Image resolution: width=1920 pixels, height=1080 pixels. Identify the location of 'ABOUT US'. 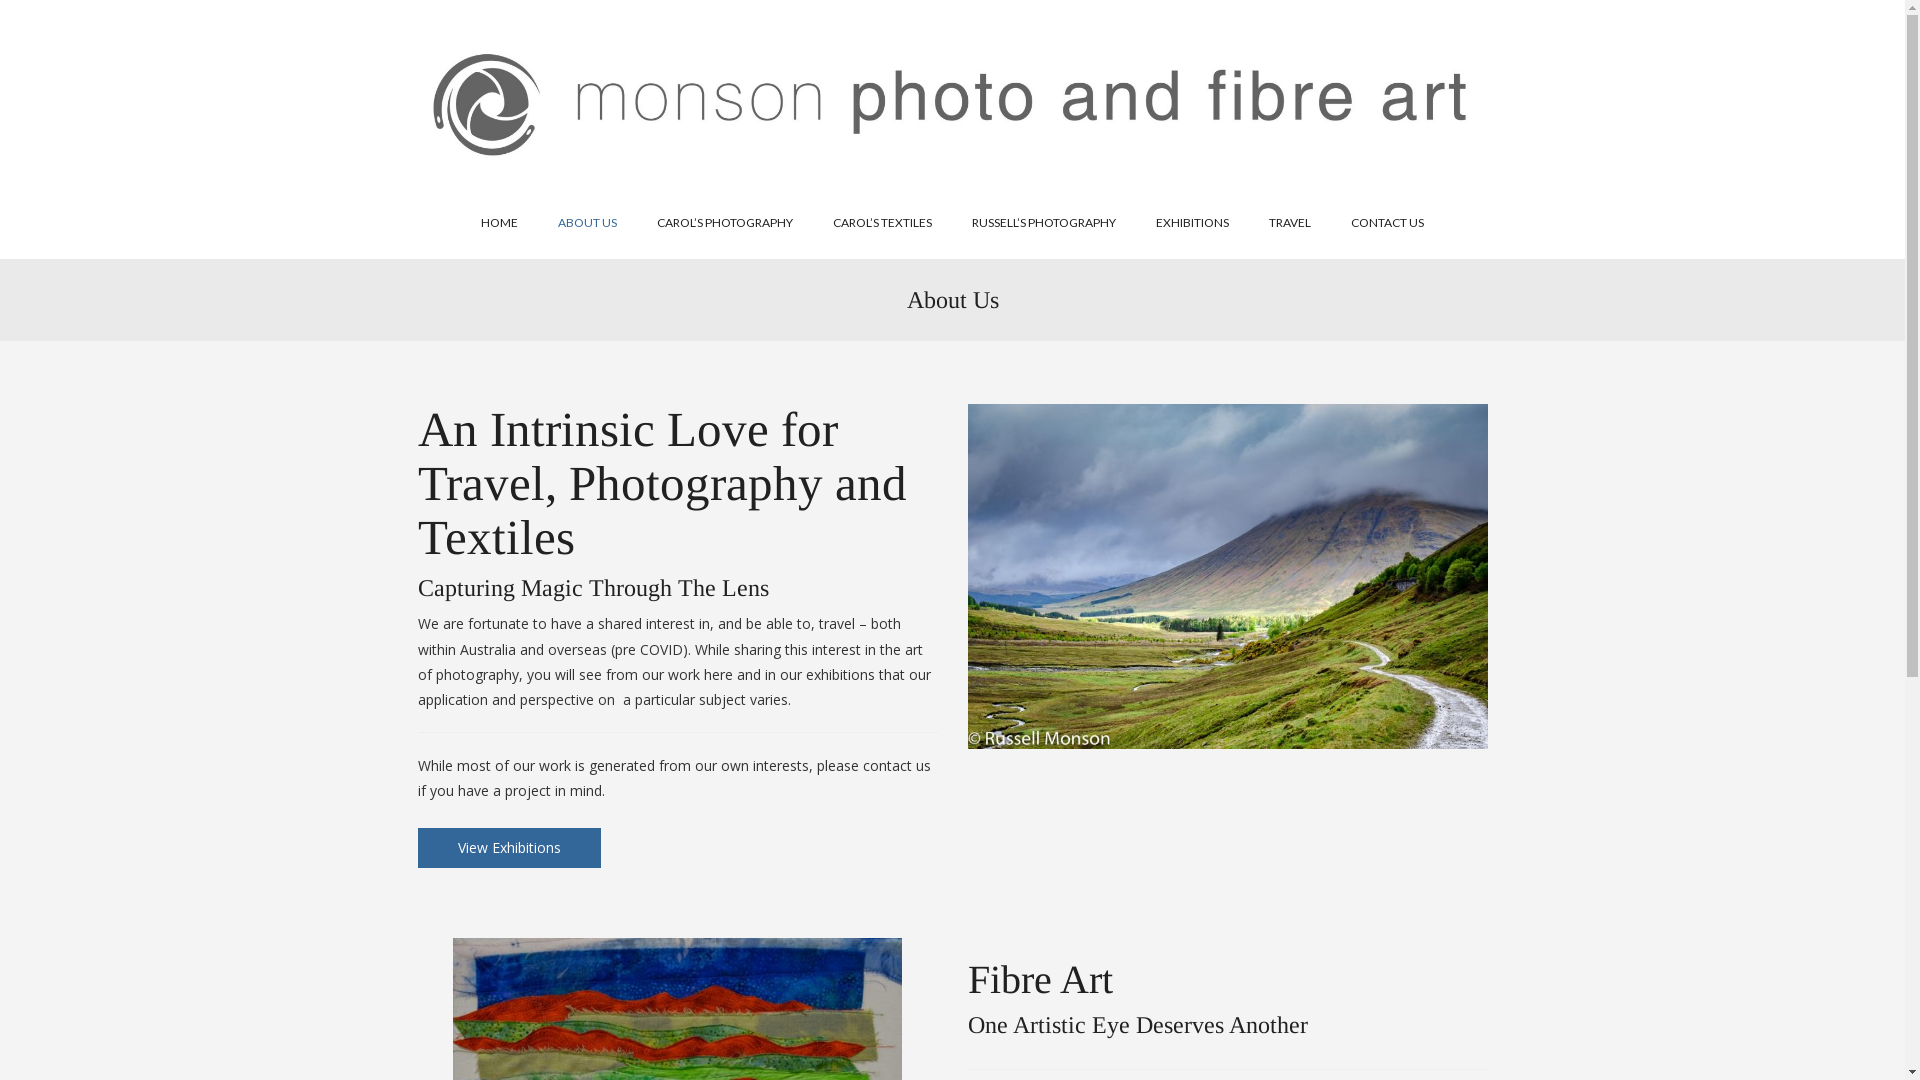
(586, 223).